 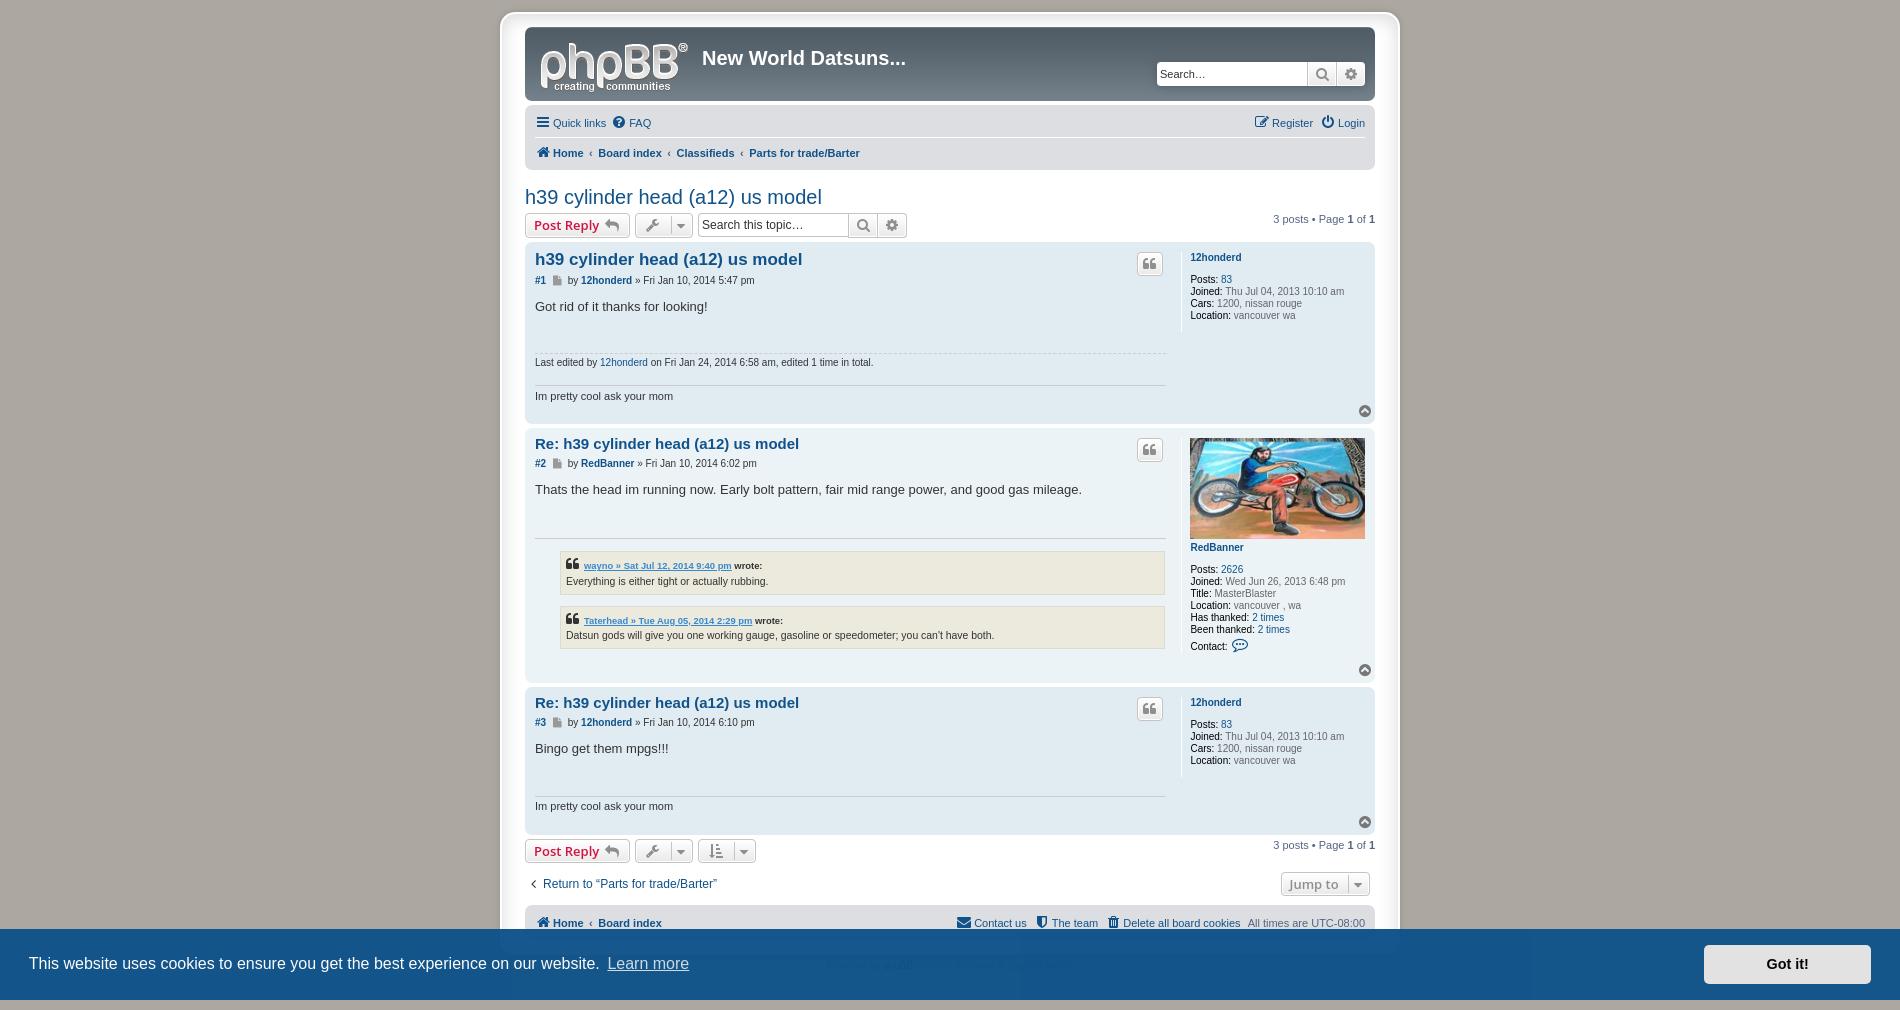 I want to click on 'Everything is either tight or actually rubbing.', so click(x=566, y=579).